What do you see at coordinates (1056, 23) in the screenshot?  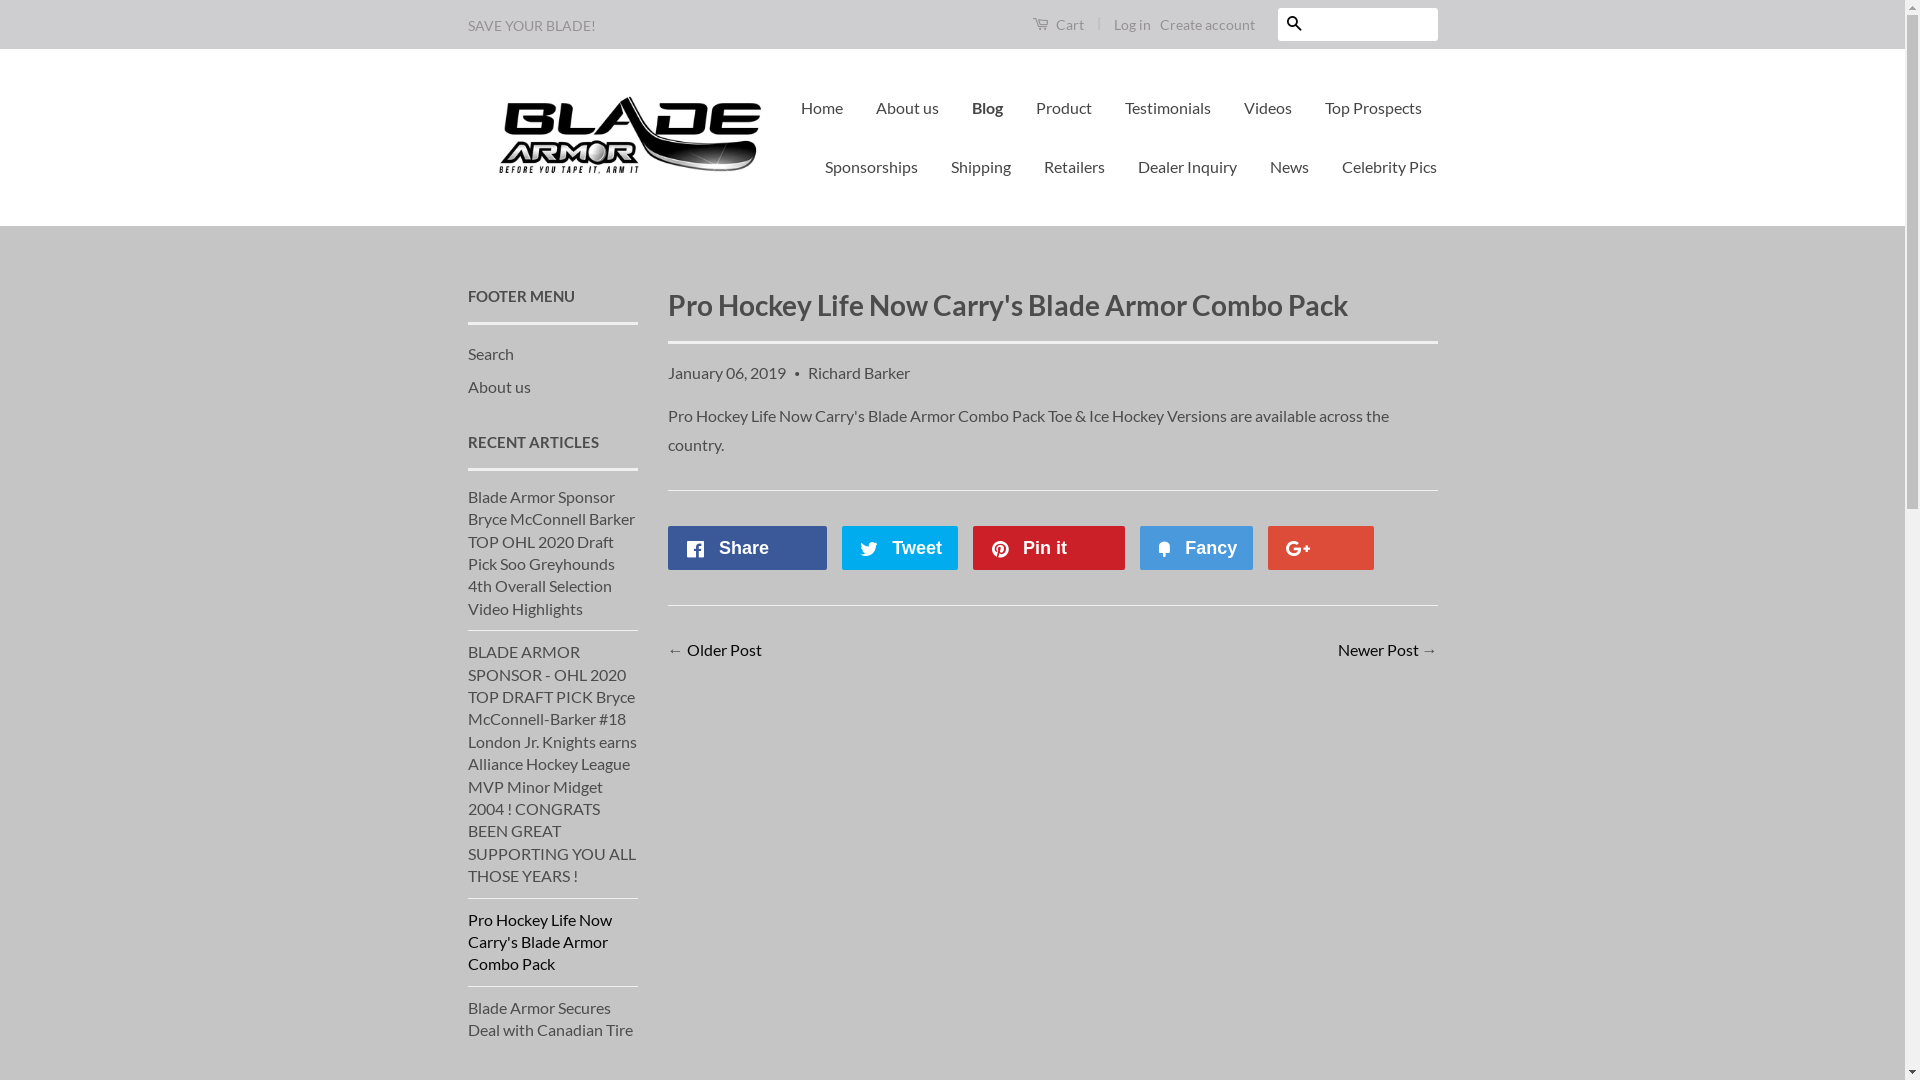 I see `'Cart'` at bounding box center [1056, 23].